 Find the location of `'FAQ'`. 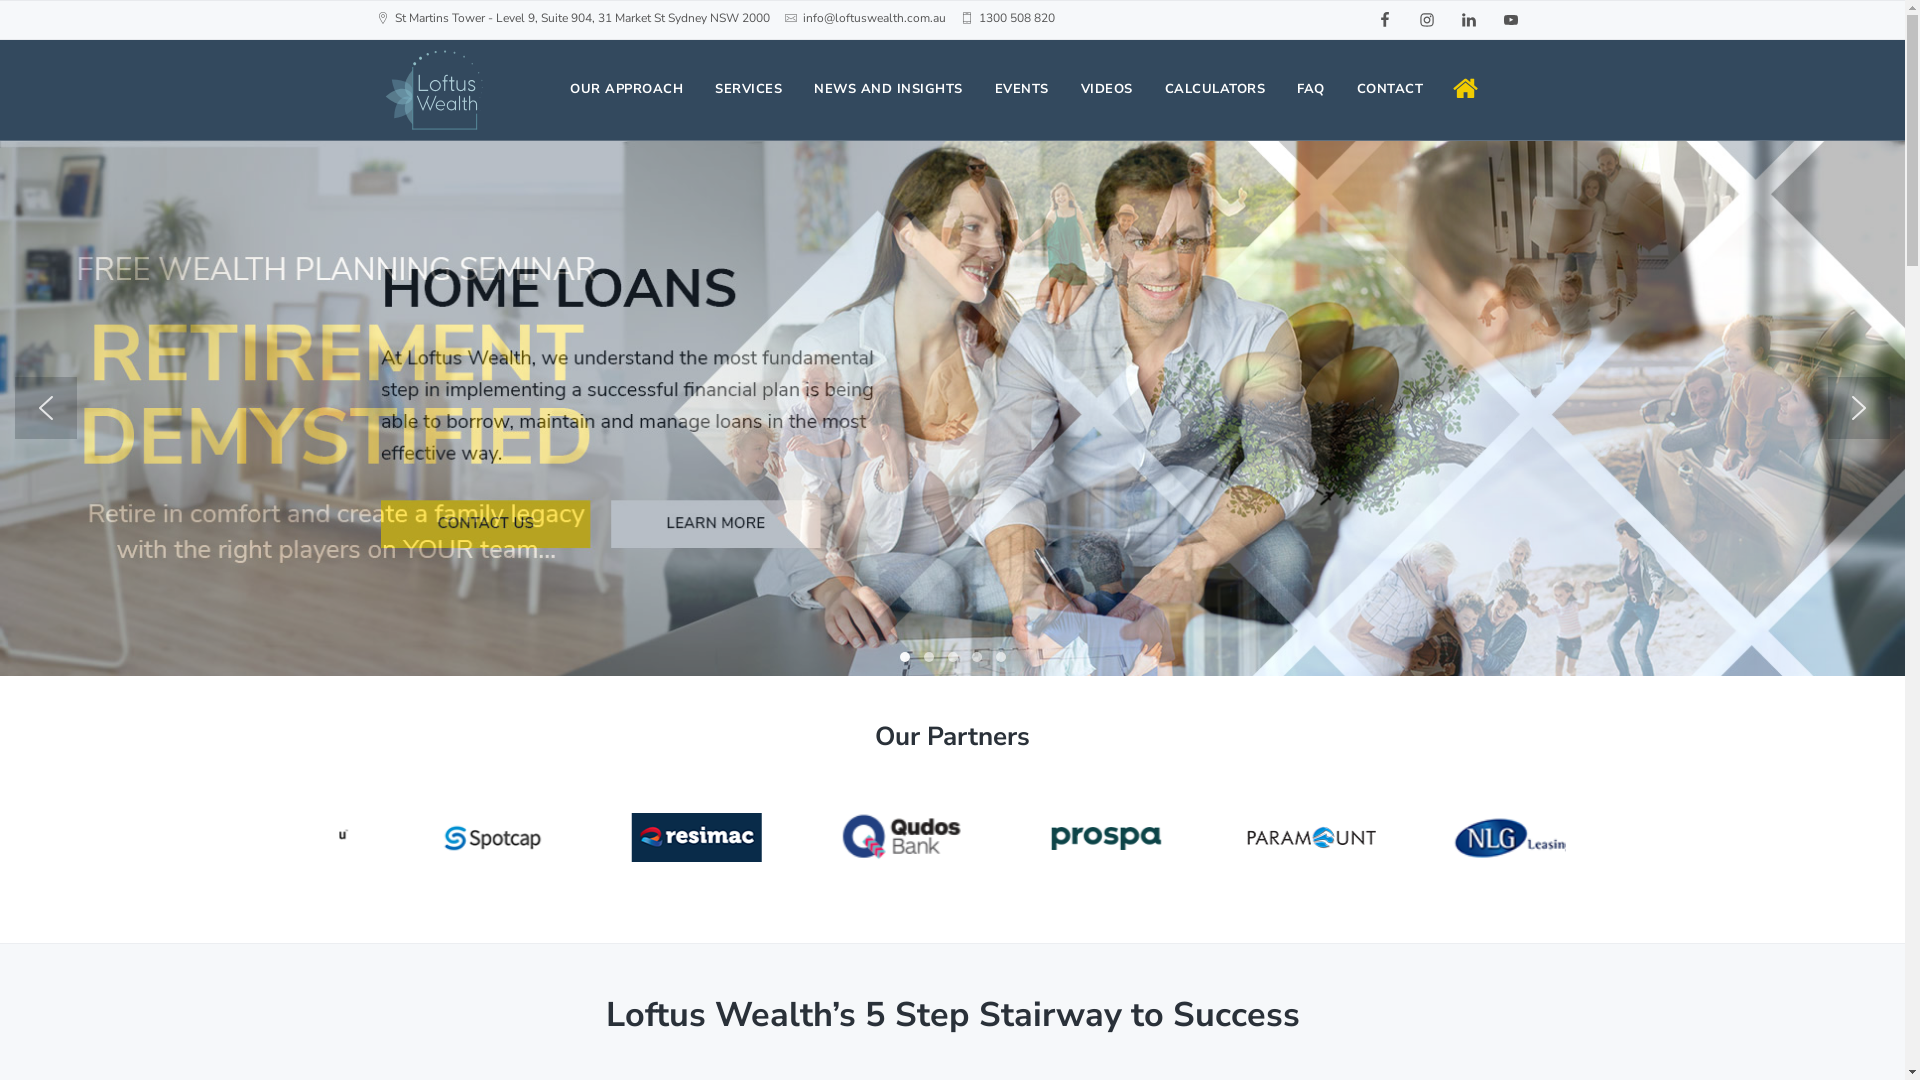

'FAQ' is located at coordinates (1310, 88).